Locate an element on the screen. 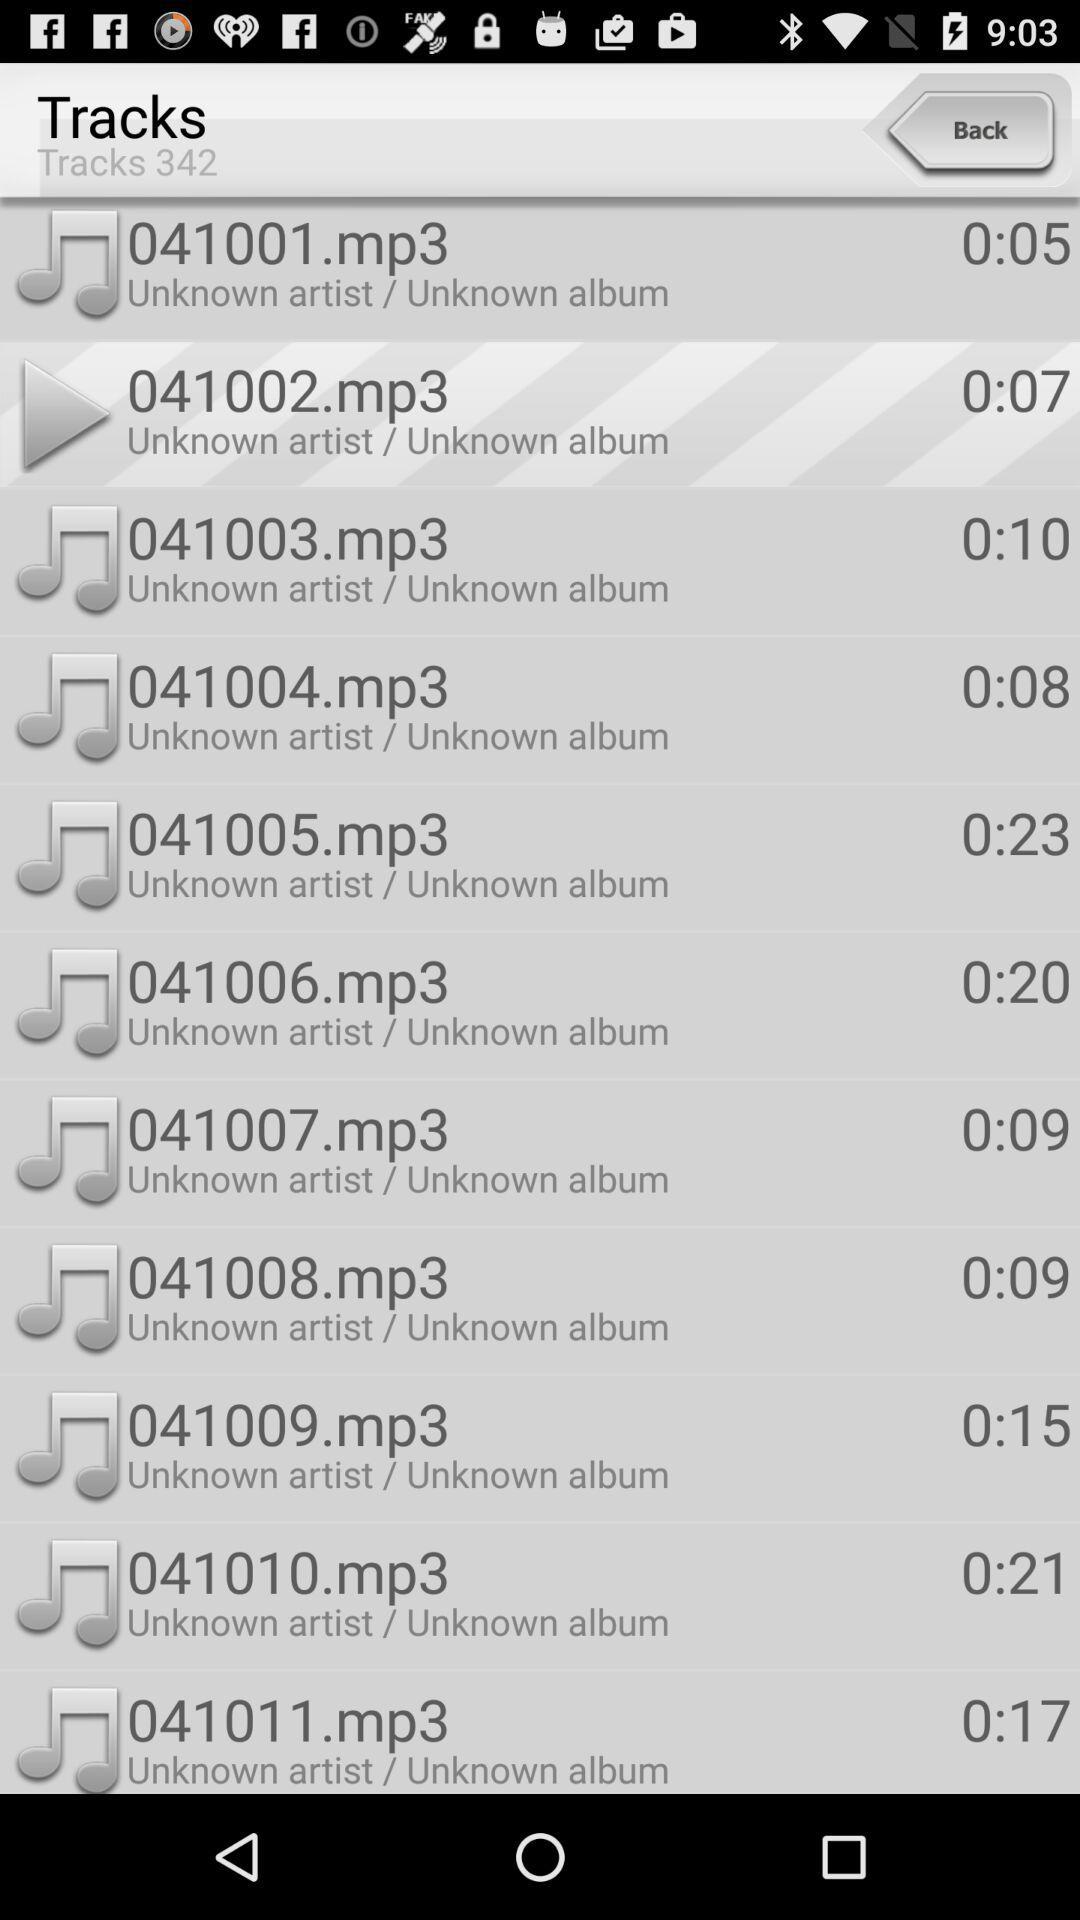 The width and height of the screenshot is (1080, 1920). the item above 041001.mp3 item is located at coordinates (965, 129).